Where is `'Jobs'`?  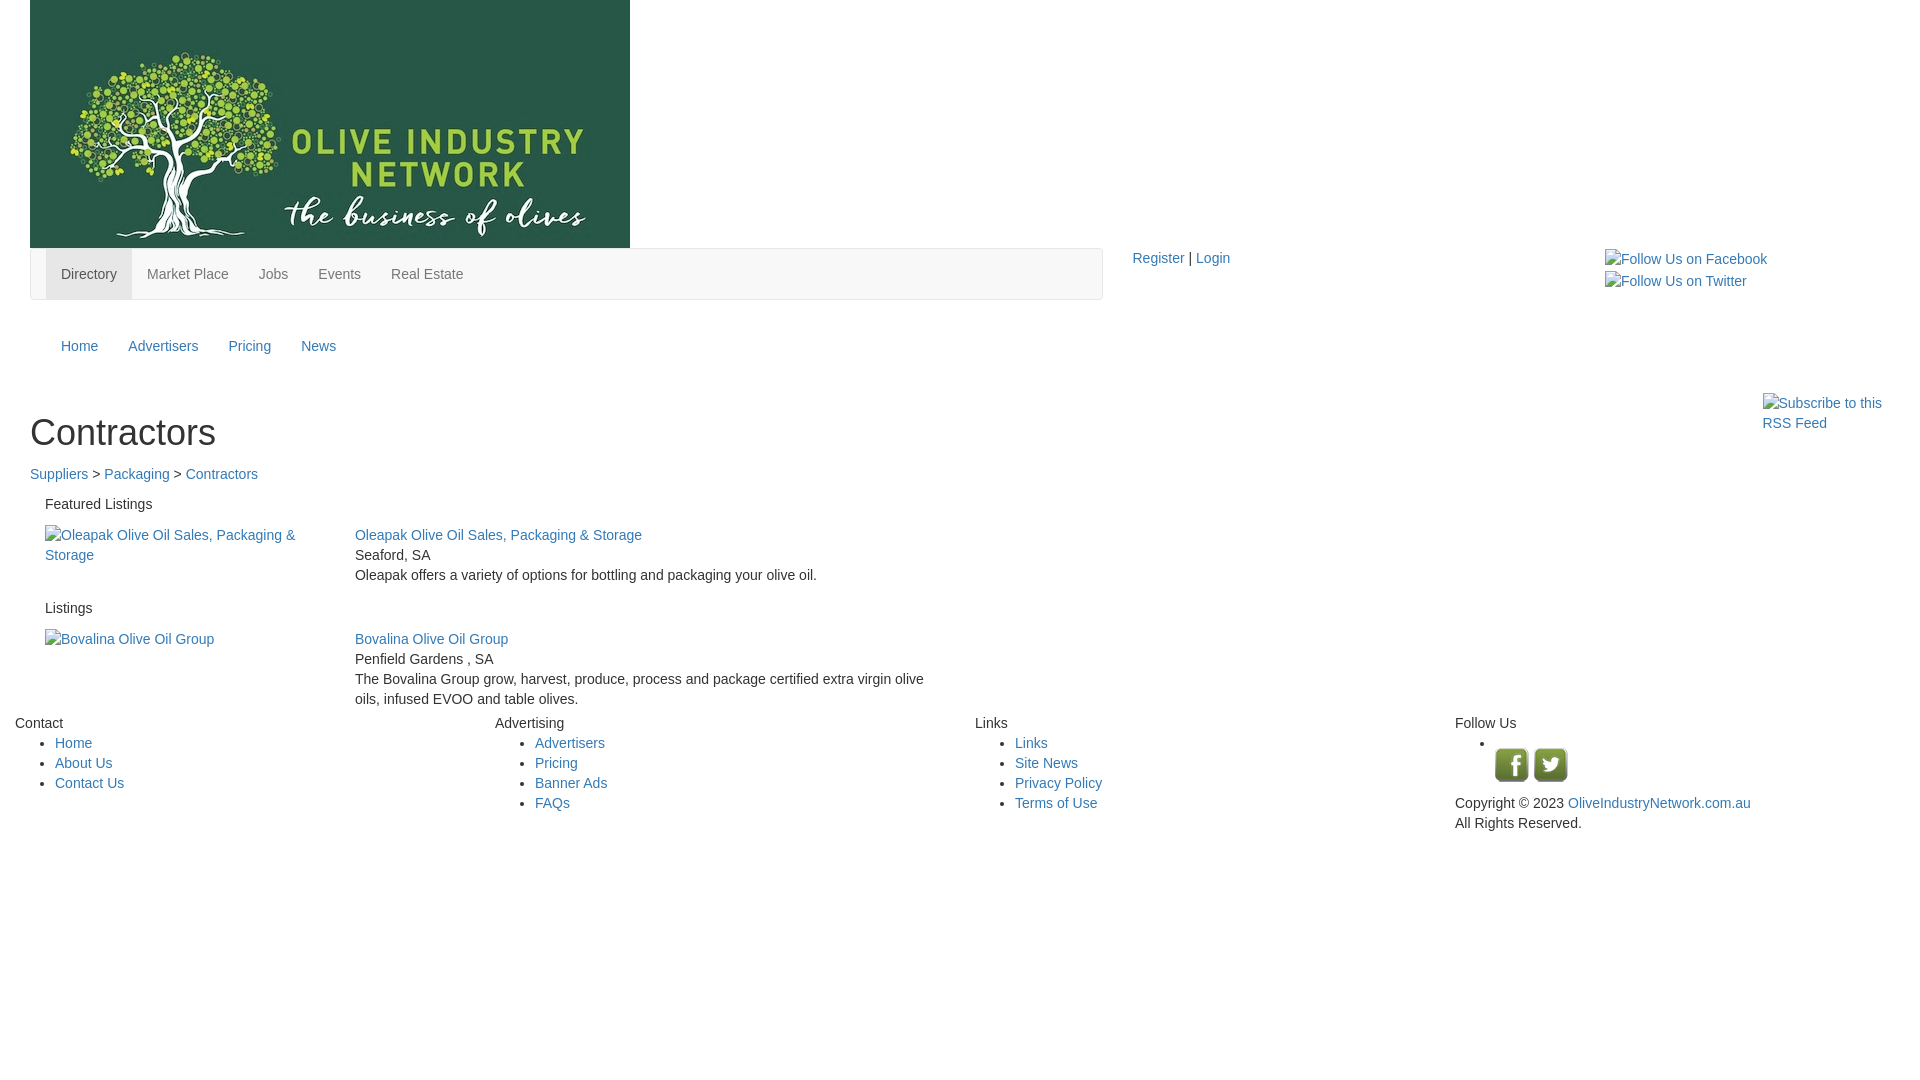 'Jobs' is located at coordinates (272, 273).